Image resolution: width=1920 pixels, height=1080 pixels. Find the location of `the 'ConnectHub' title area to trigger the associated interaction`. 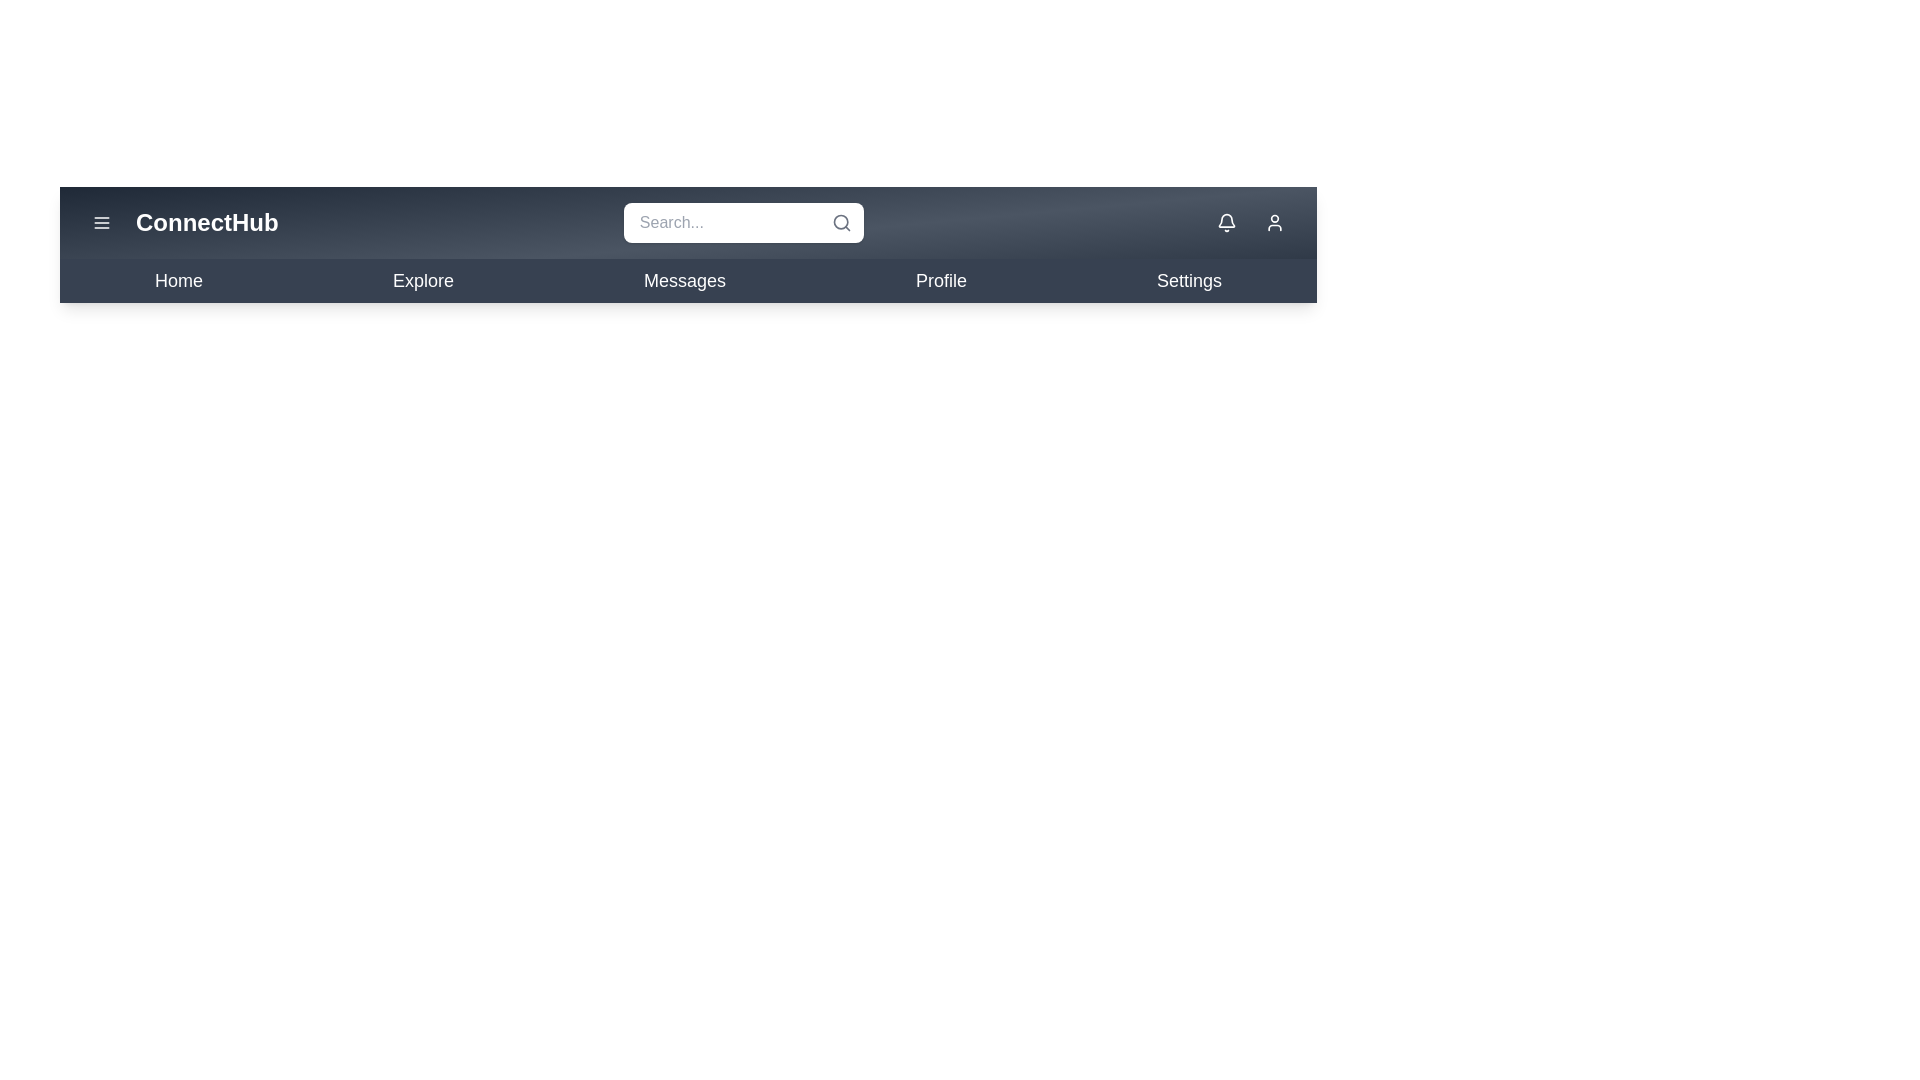

the 'ConnectHub' title area to trigger the associated interaction is located at coordinates (206, 223).